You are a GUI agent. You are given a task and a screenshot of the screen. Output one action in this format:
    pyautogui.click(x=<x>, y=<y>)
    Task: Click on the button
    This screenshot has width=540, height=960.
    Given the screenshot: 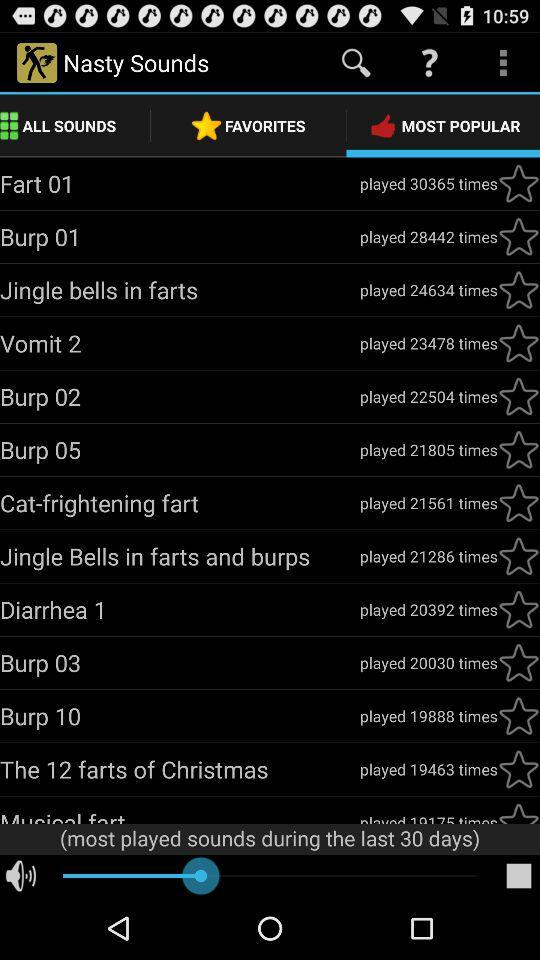 What is the action you would take?
    pyautogui.click(x=518, y=608)
    